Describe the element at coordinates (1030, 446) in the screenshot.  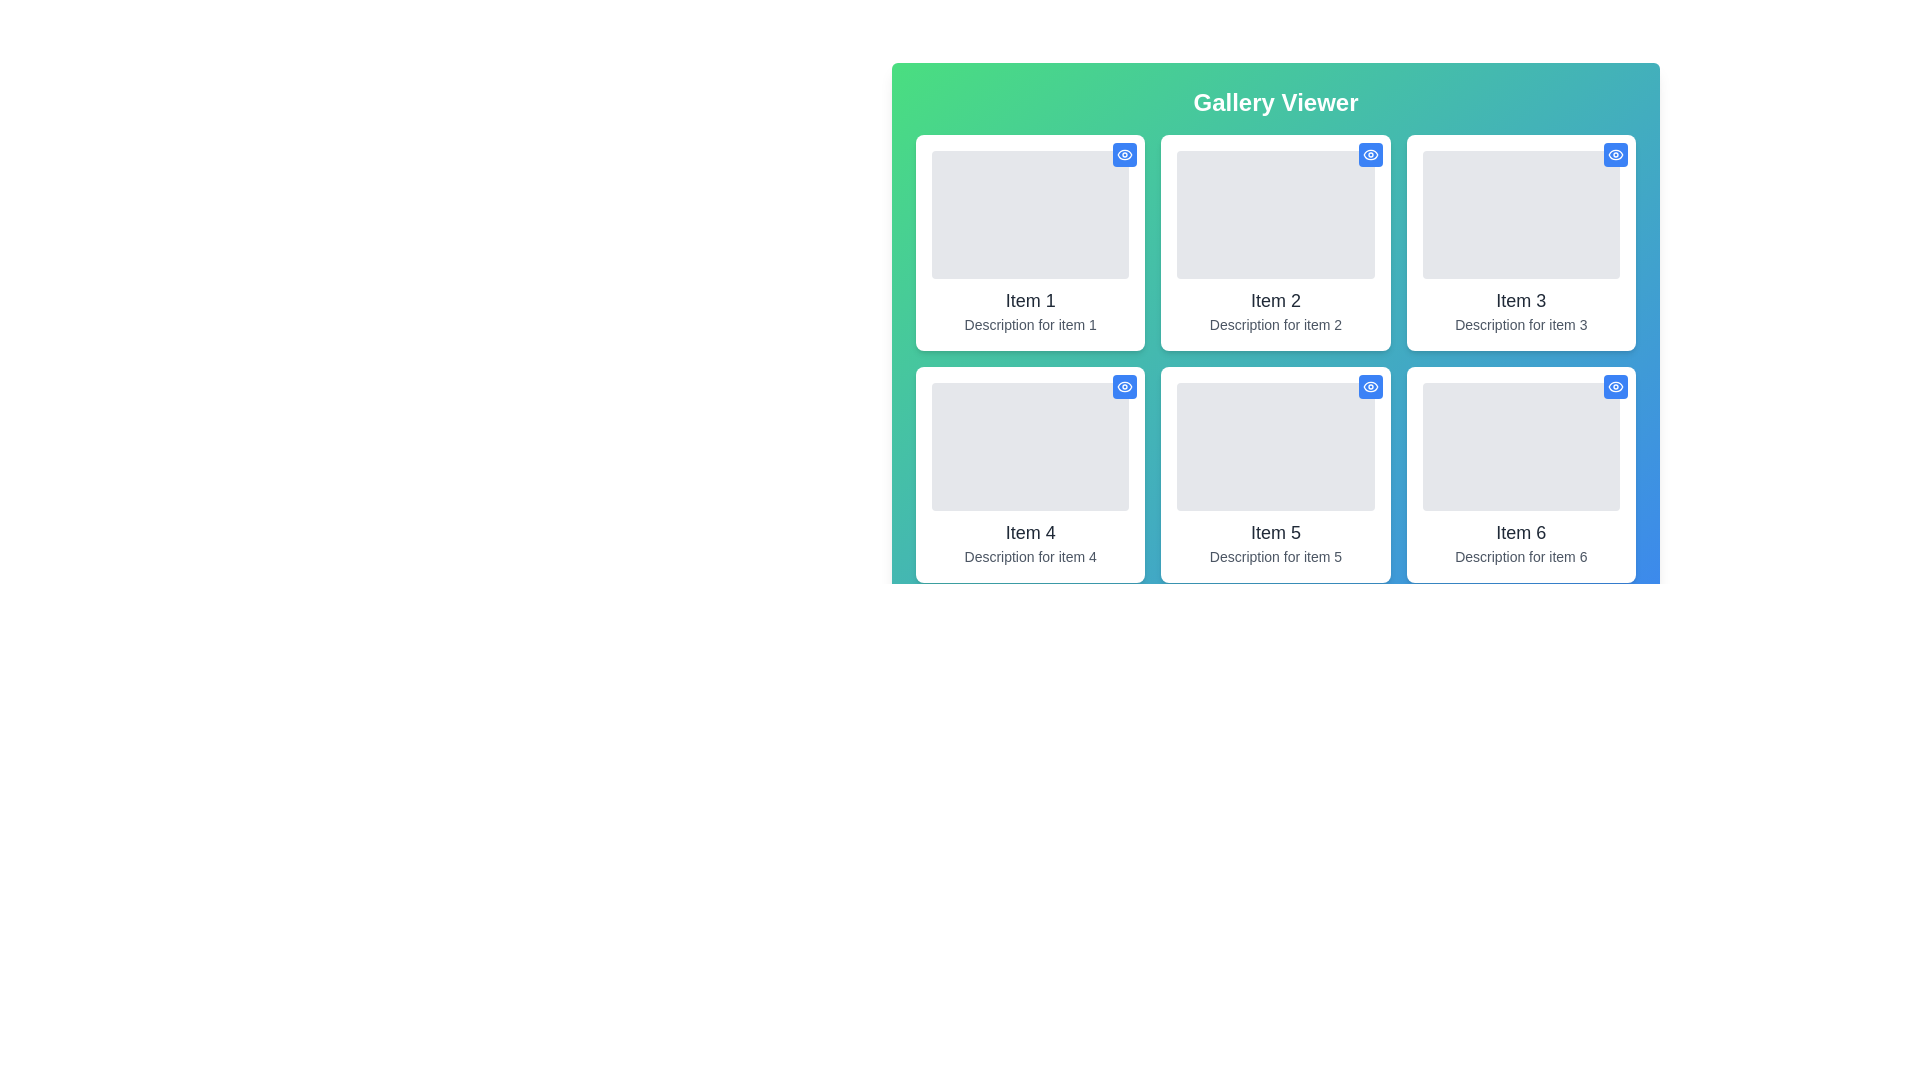
I see `the Image Placeholder, which is a rectangular box with rounded corners and a light gray background, located at the top of the card titled 'Item 4'` at that location.